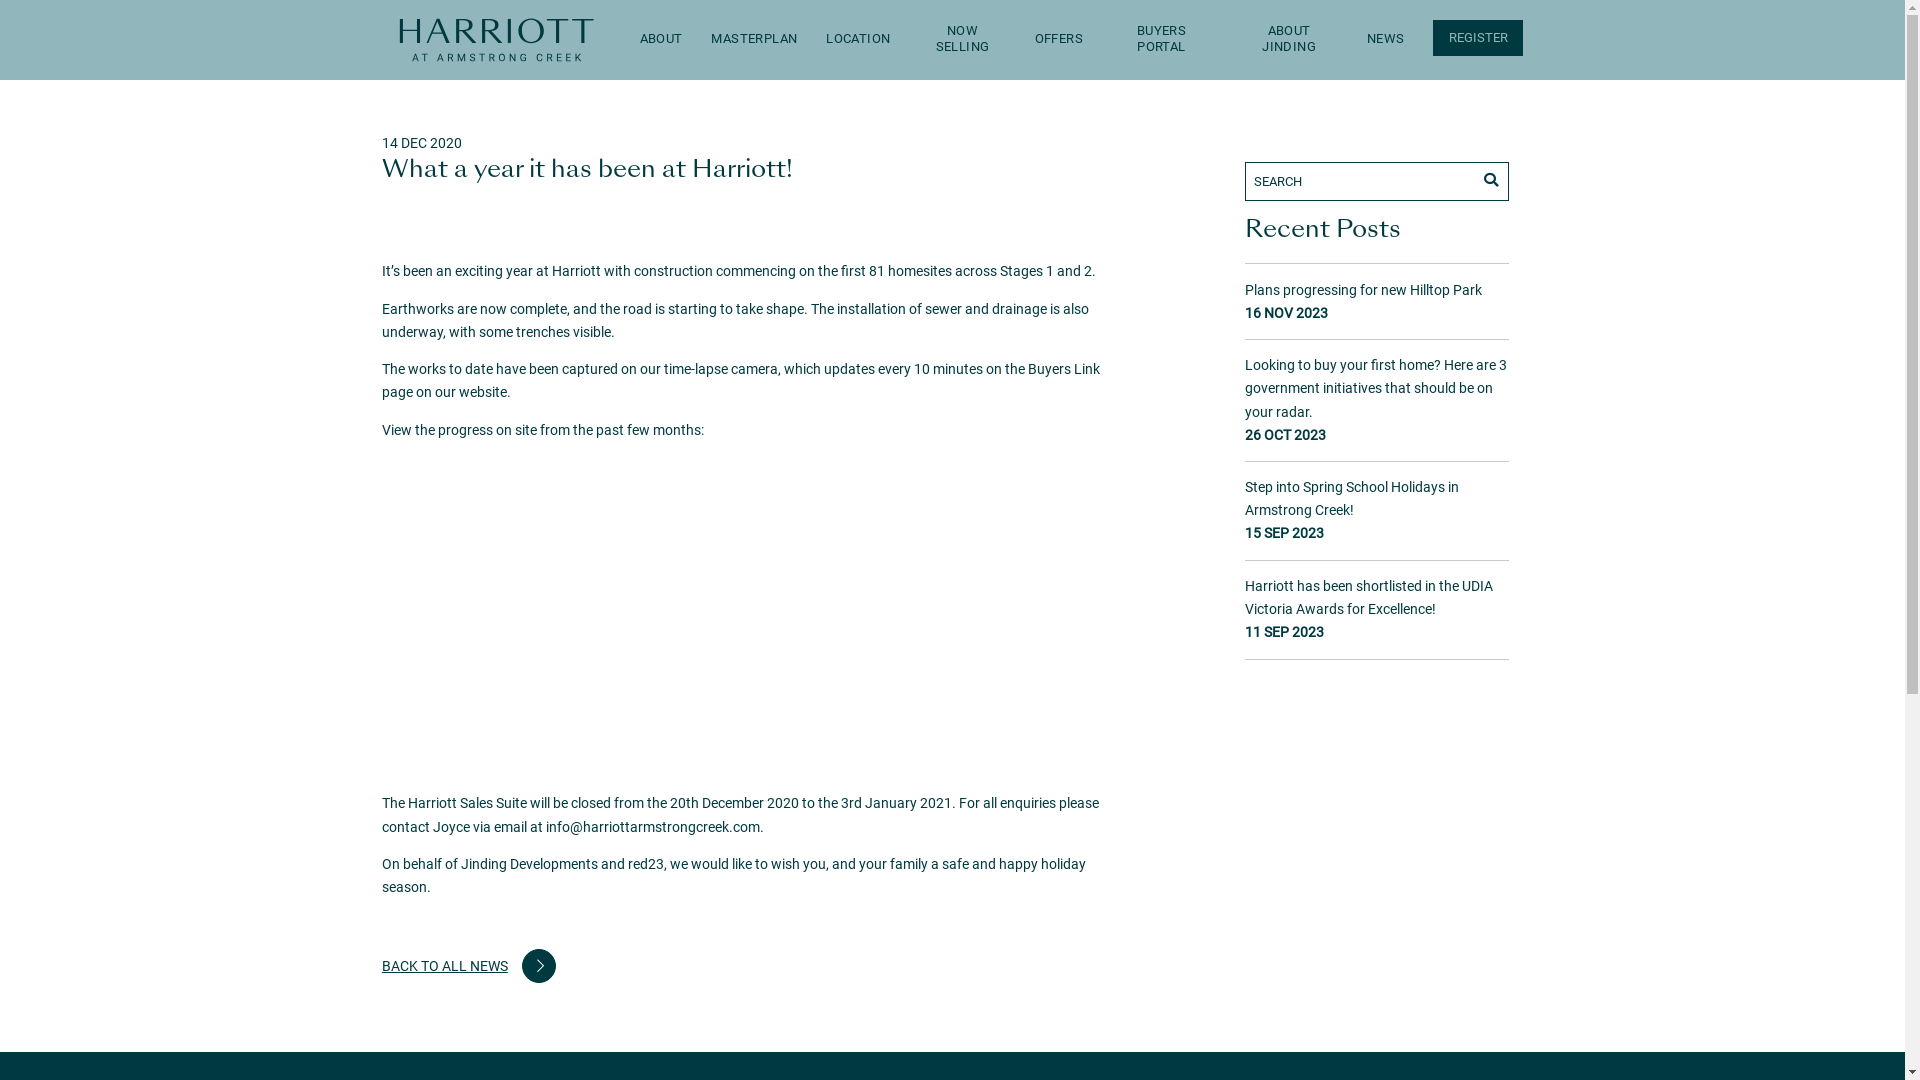 This screenshot has width=1920, height=1080. I want to click on 'Plans progressing for new Hilltop Park', so click(1362, 290).